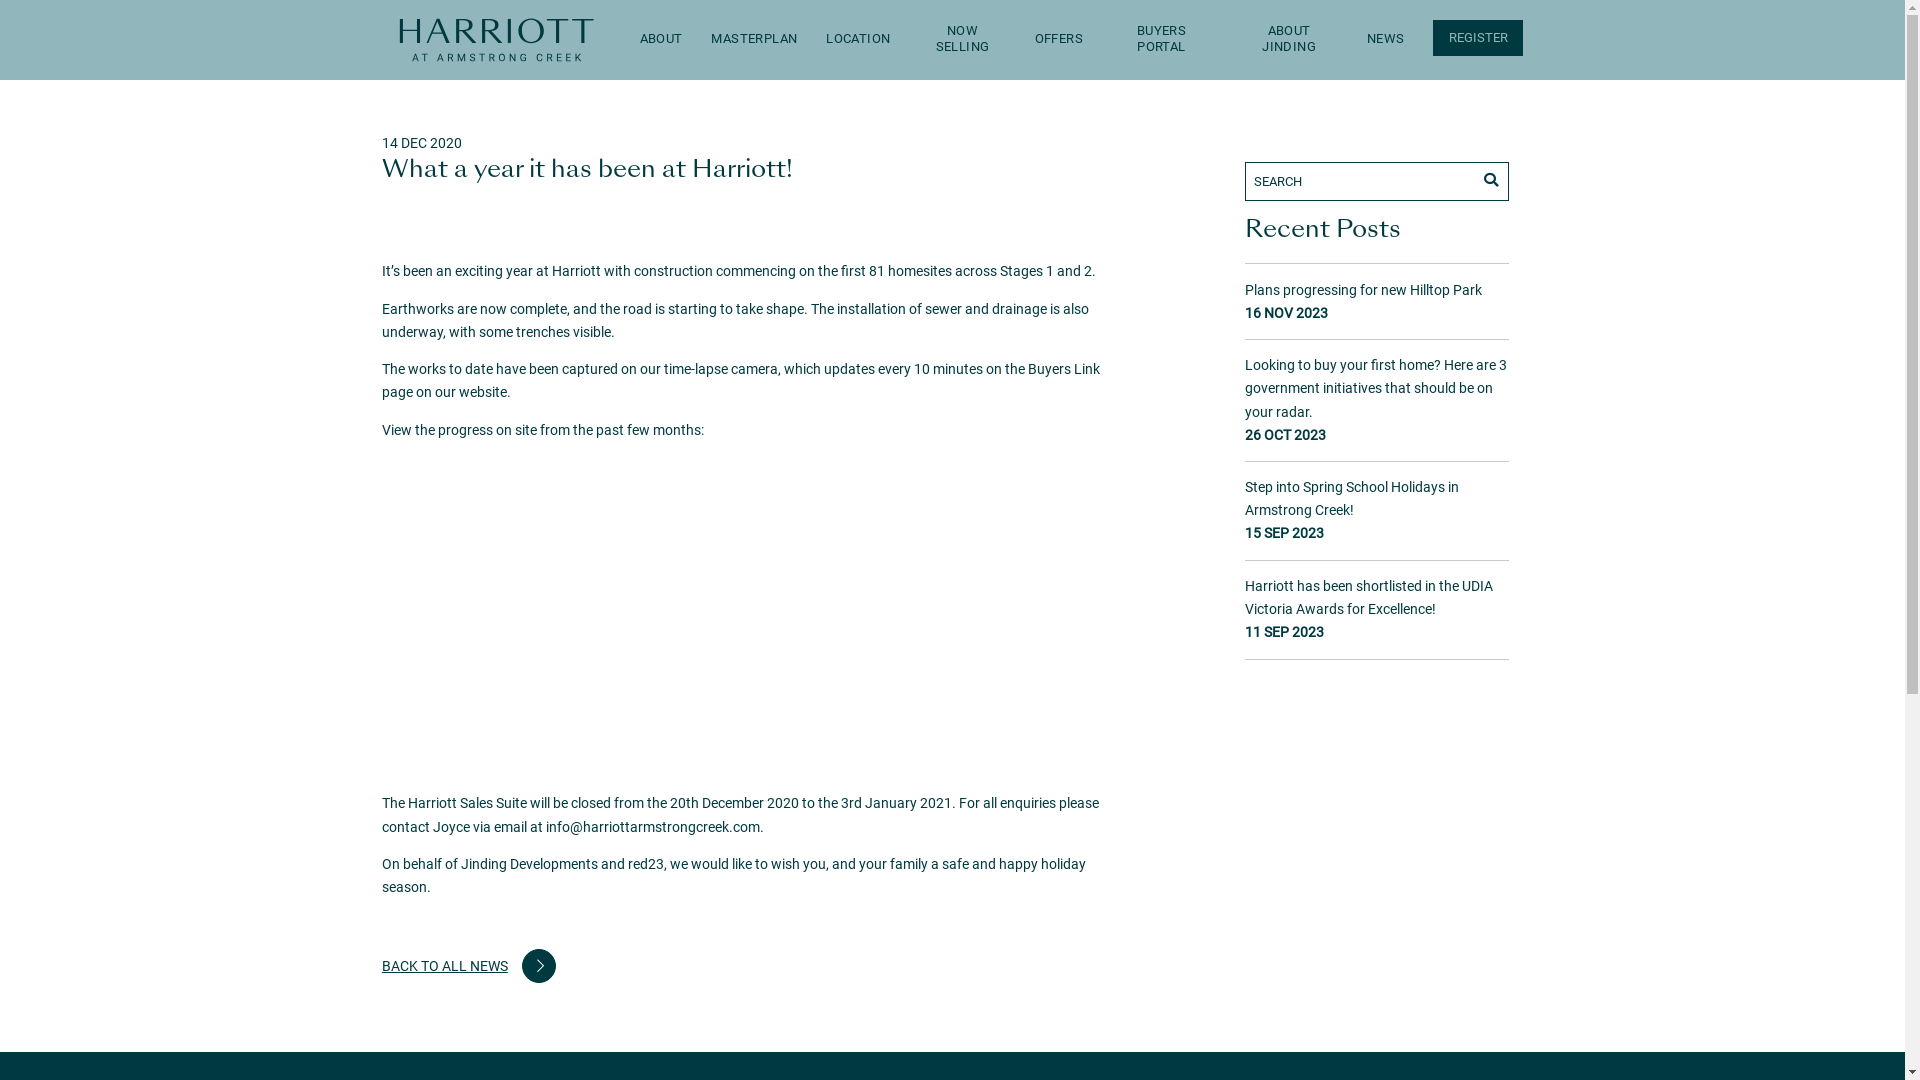 This screenshot has width=1920, height=1080. I want to click on 'Plans progressing for new Hilltop Park', so click(1362, 290).